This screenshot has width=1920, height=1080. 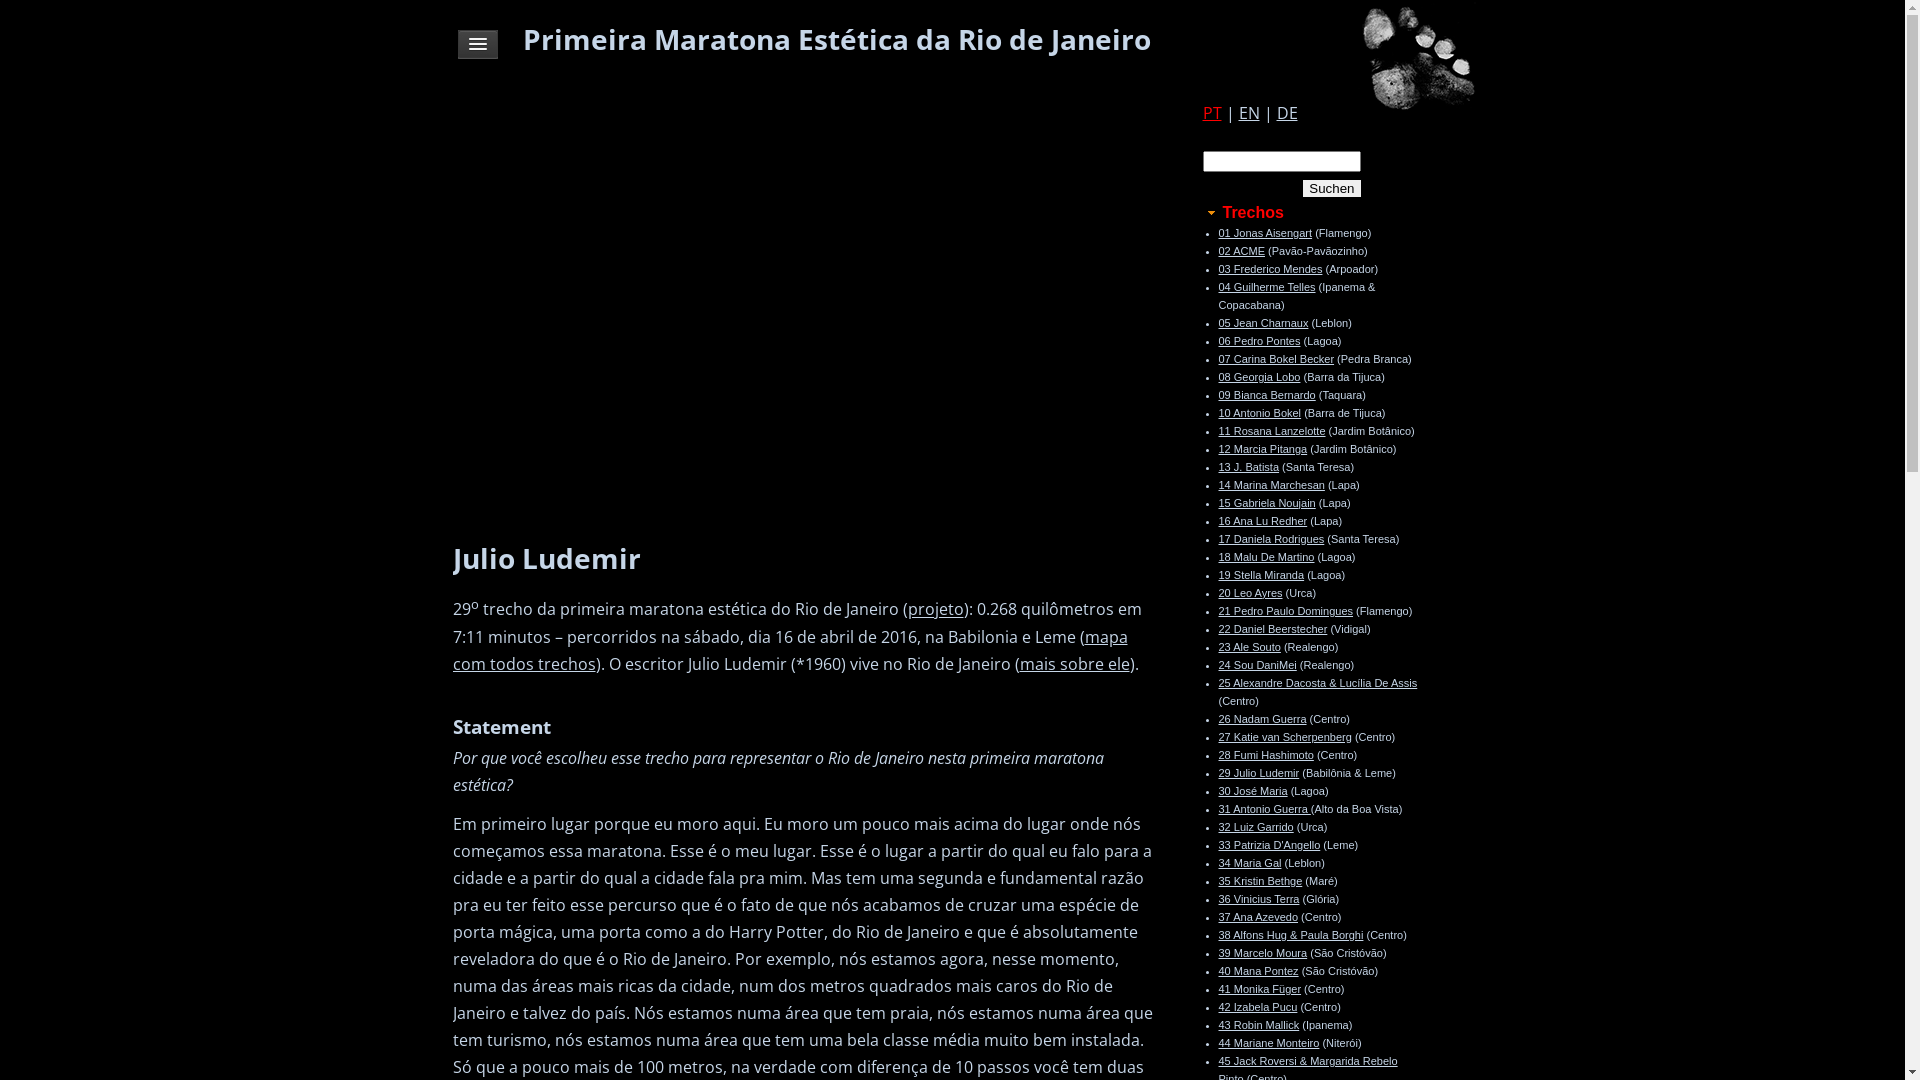 What do you see at coordinates (1217, 717) in the screenshot?
I see `'26 Nadam Guerra'` at bounding box center [1217, 717].